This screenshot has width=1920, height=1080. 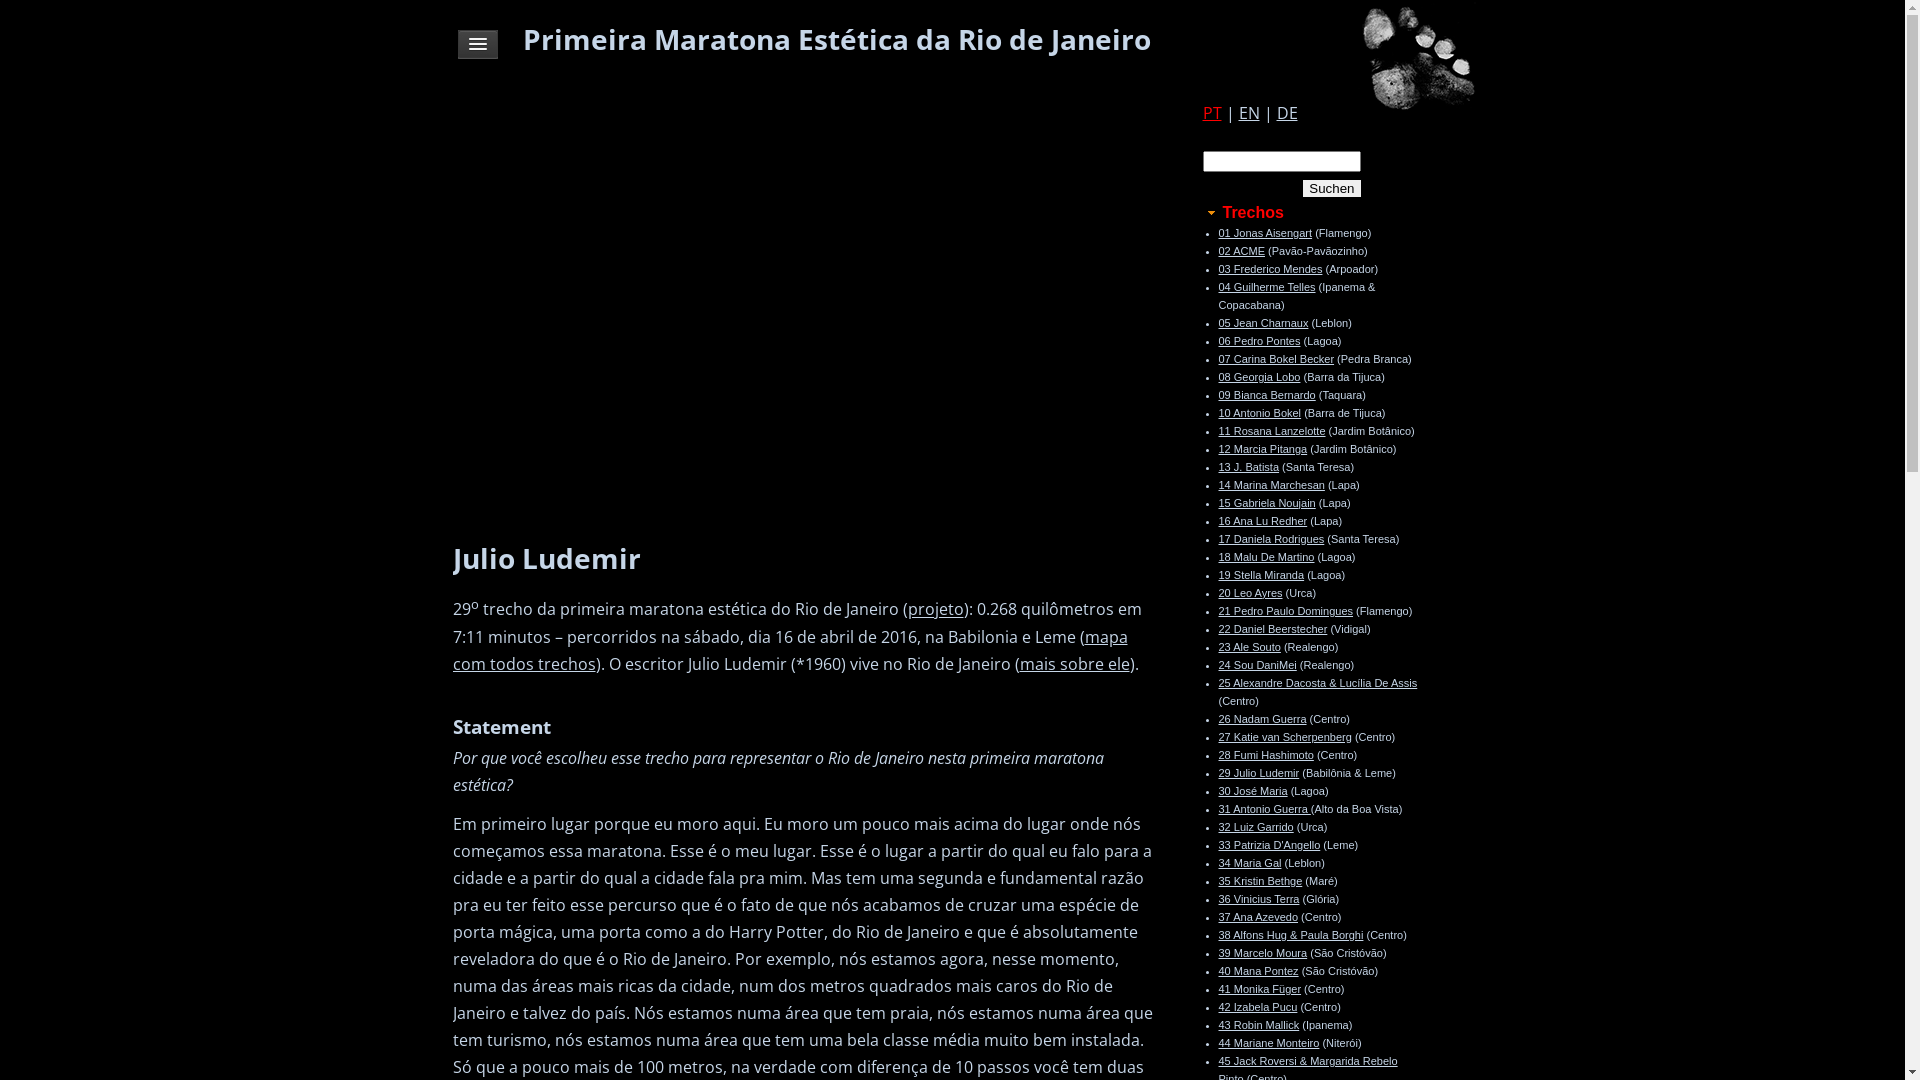 What do you see at coordinates (1217, 717) in the screenshot?
I see `'26 Nadam Guerra'` at bounding box center [1217, 717].